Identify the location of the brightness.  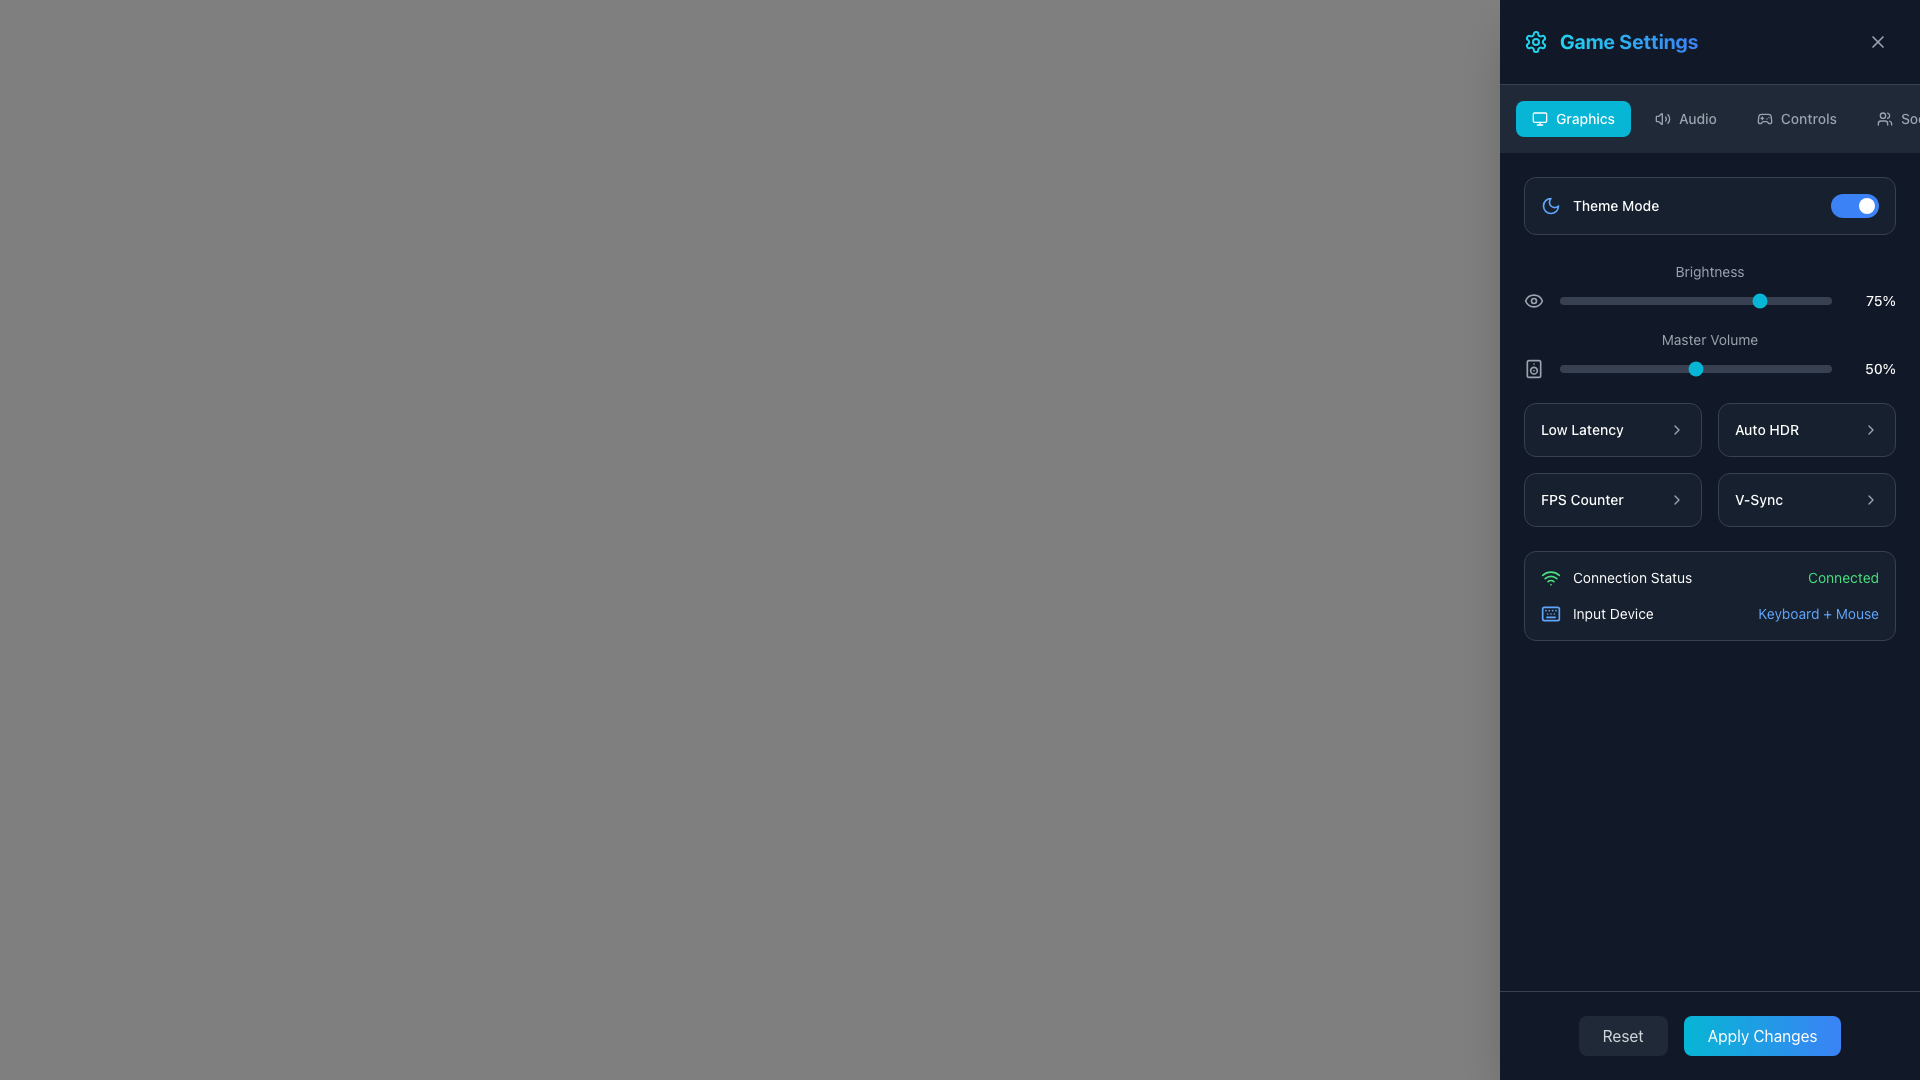
(1735, 300).